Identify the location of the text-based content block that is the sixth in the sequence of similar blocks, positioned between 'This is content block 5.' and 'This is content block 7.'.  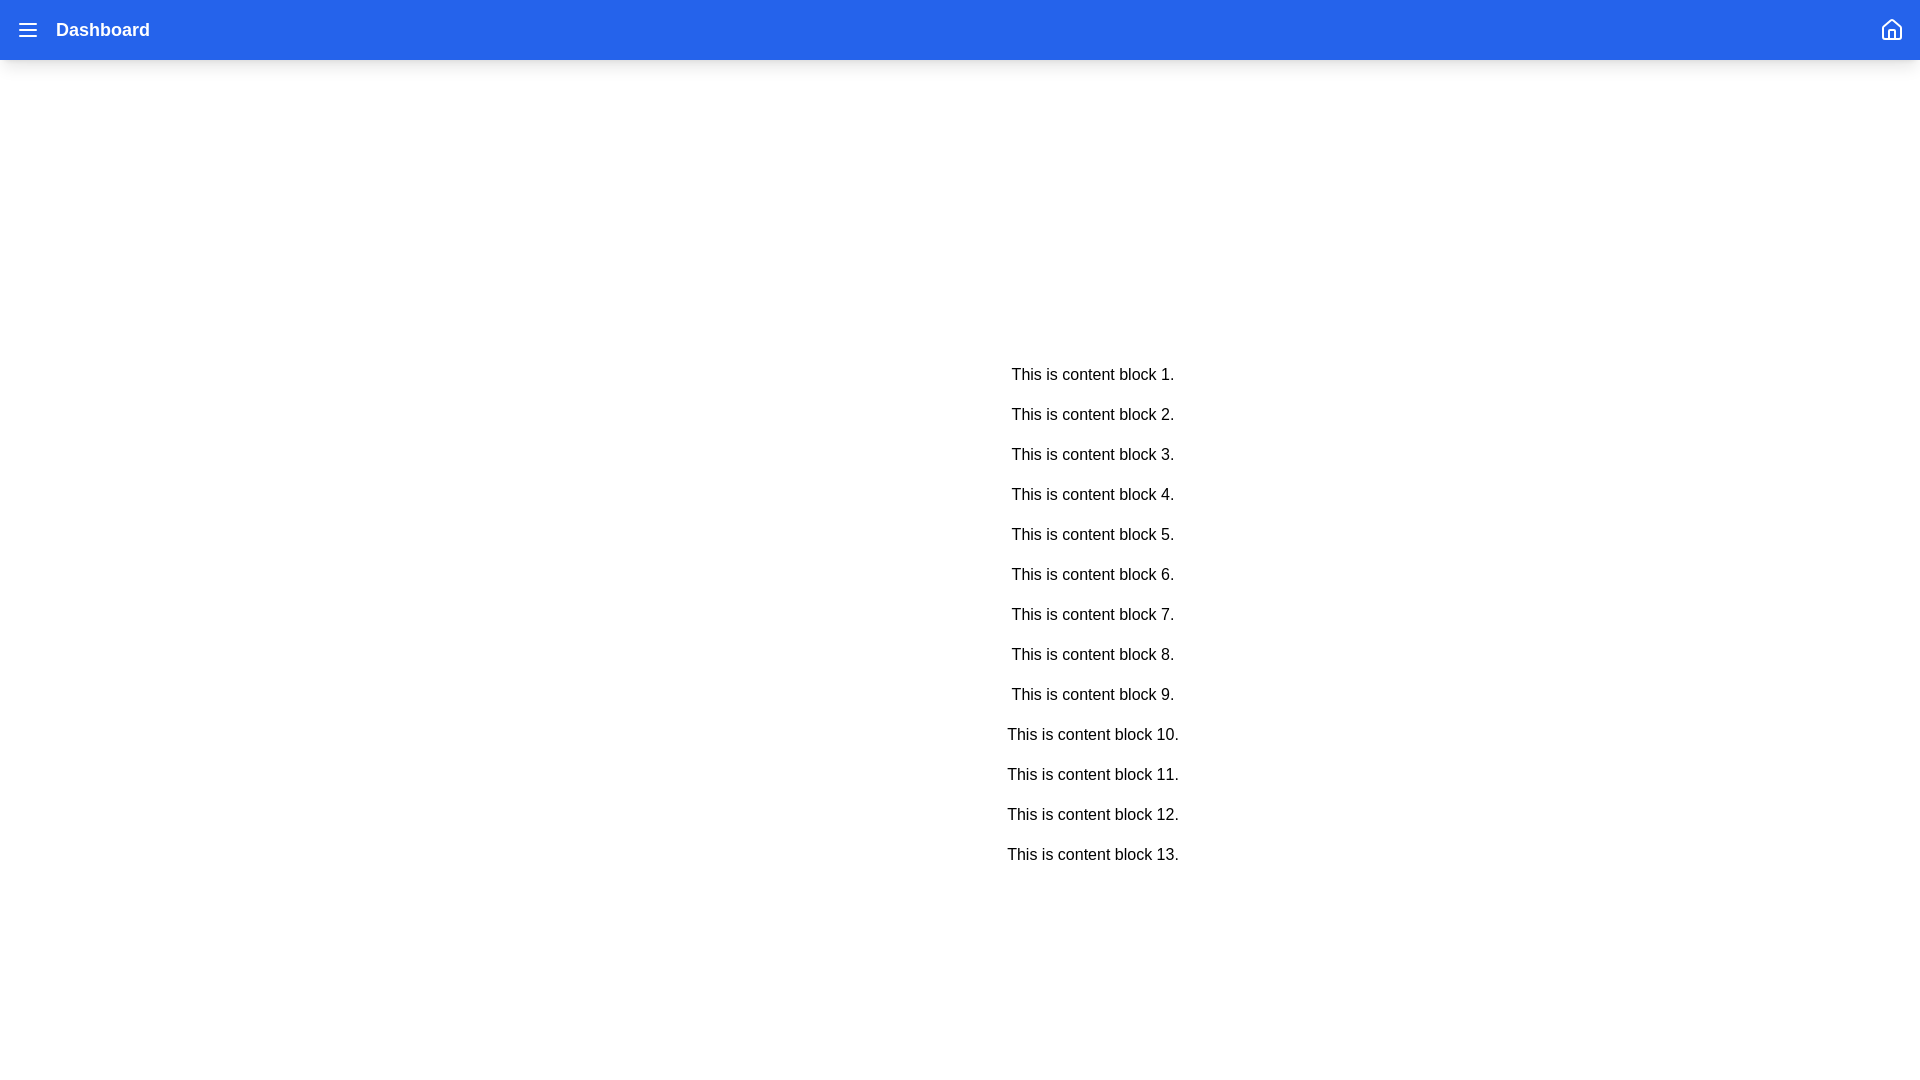
(1092, 574).